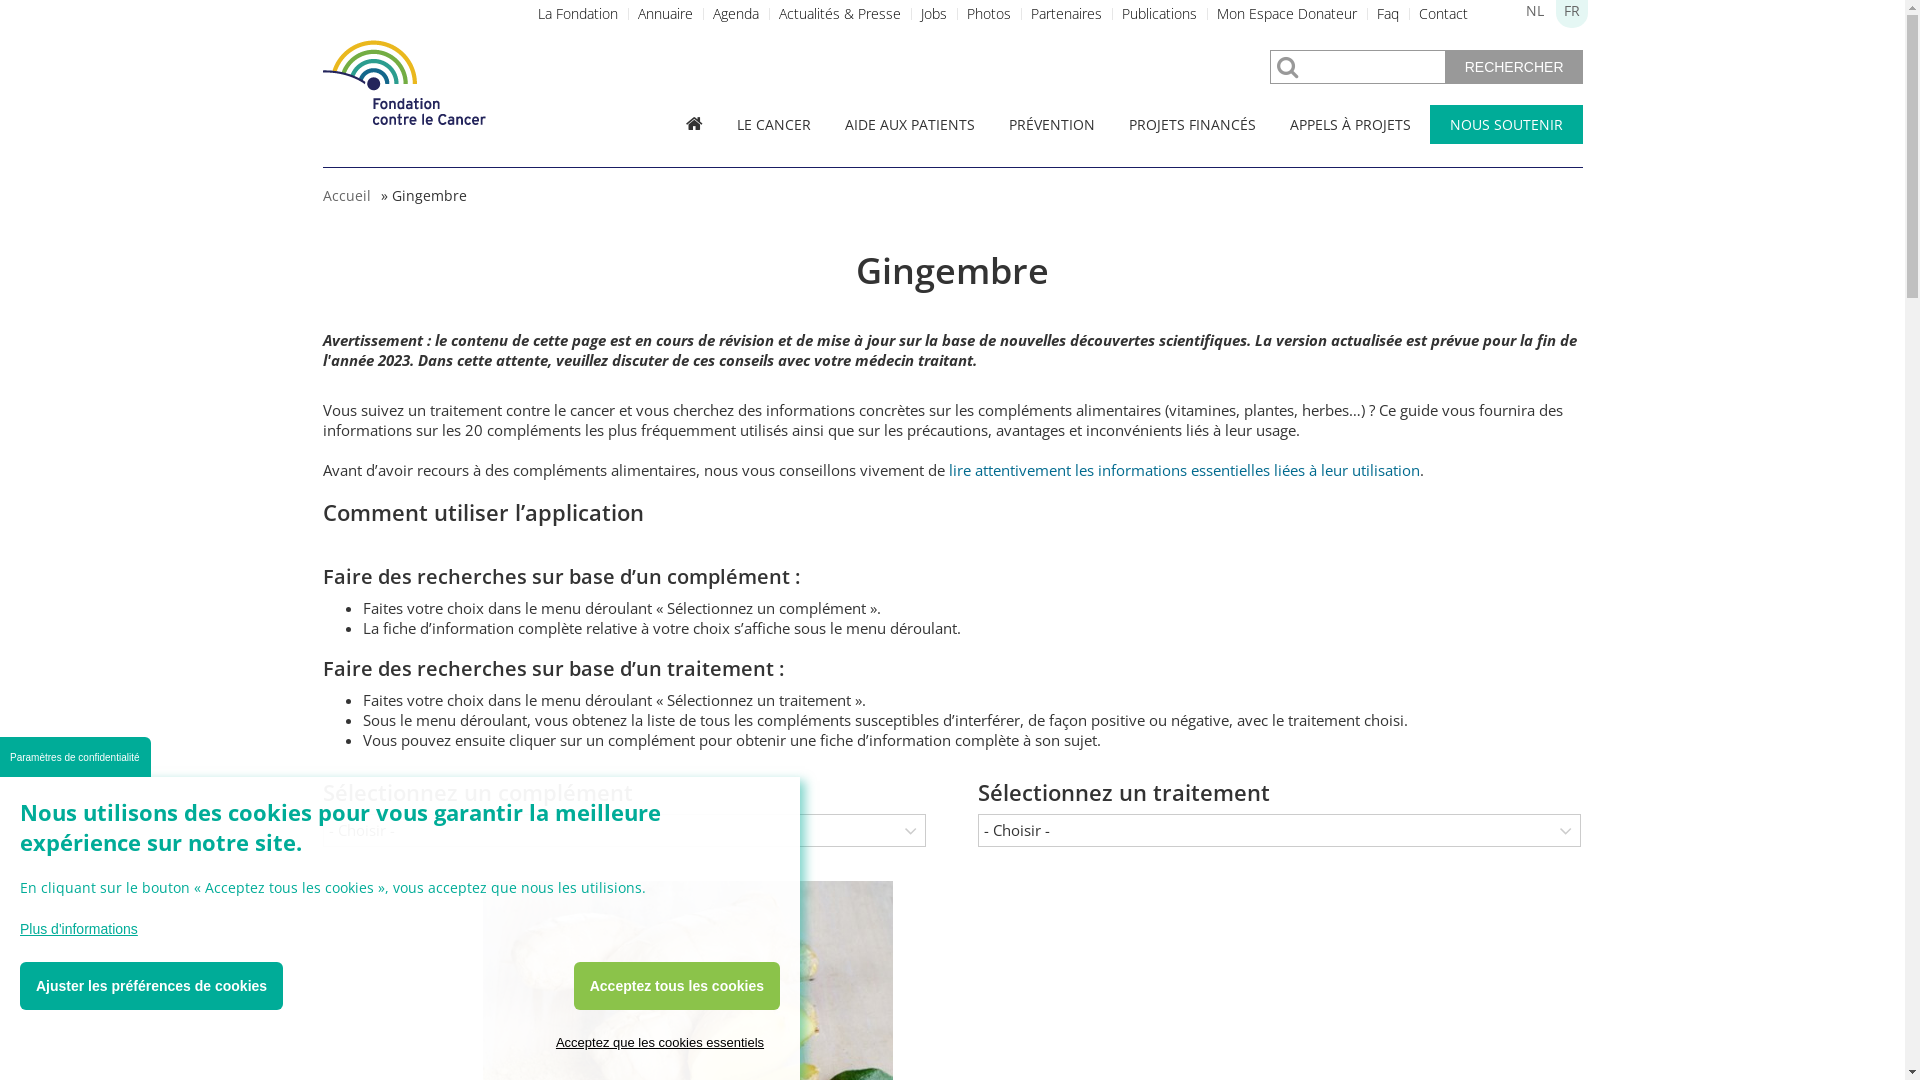 The width and height of the screenshot is (1920, 1080). Describe the element at coordinates (988, 13) in the screenshot. I see `'Photos'` at that location.